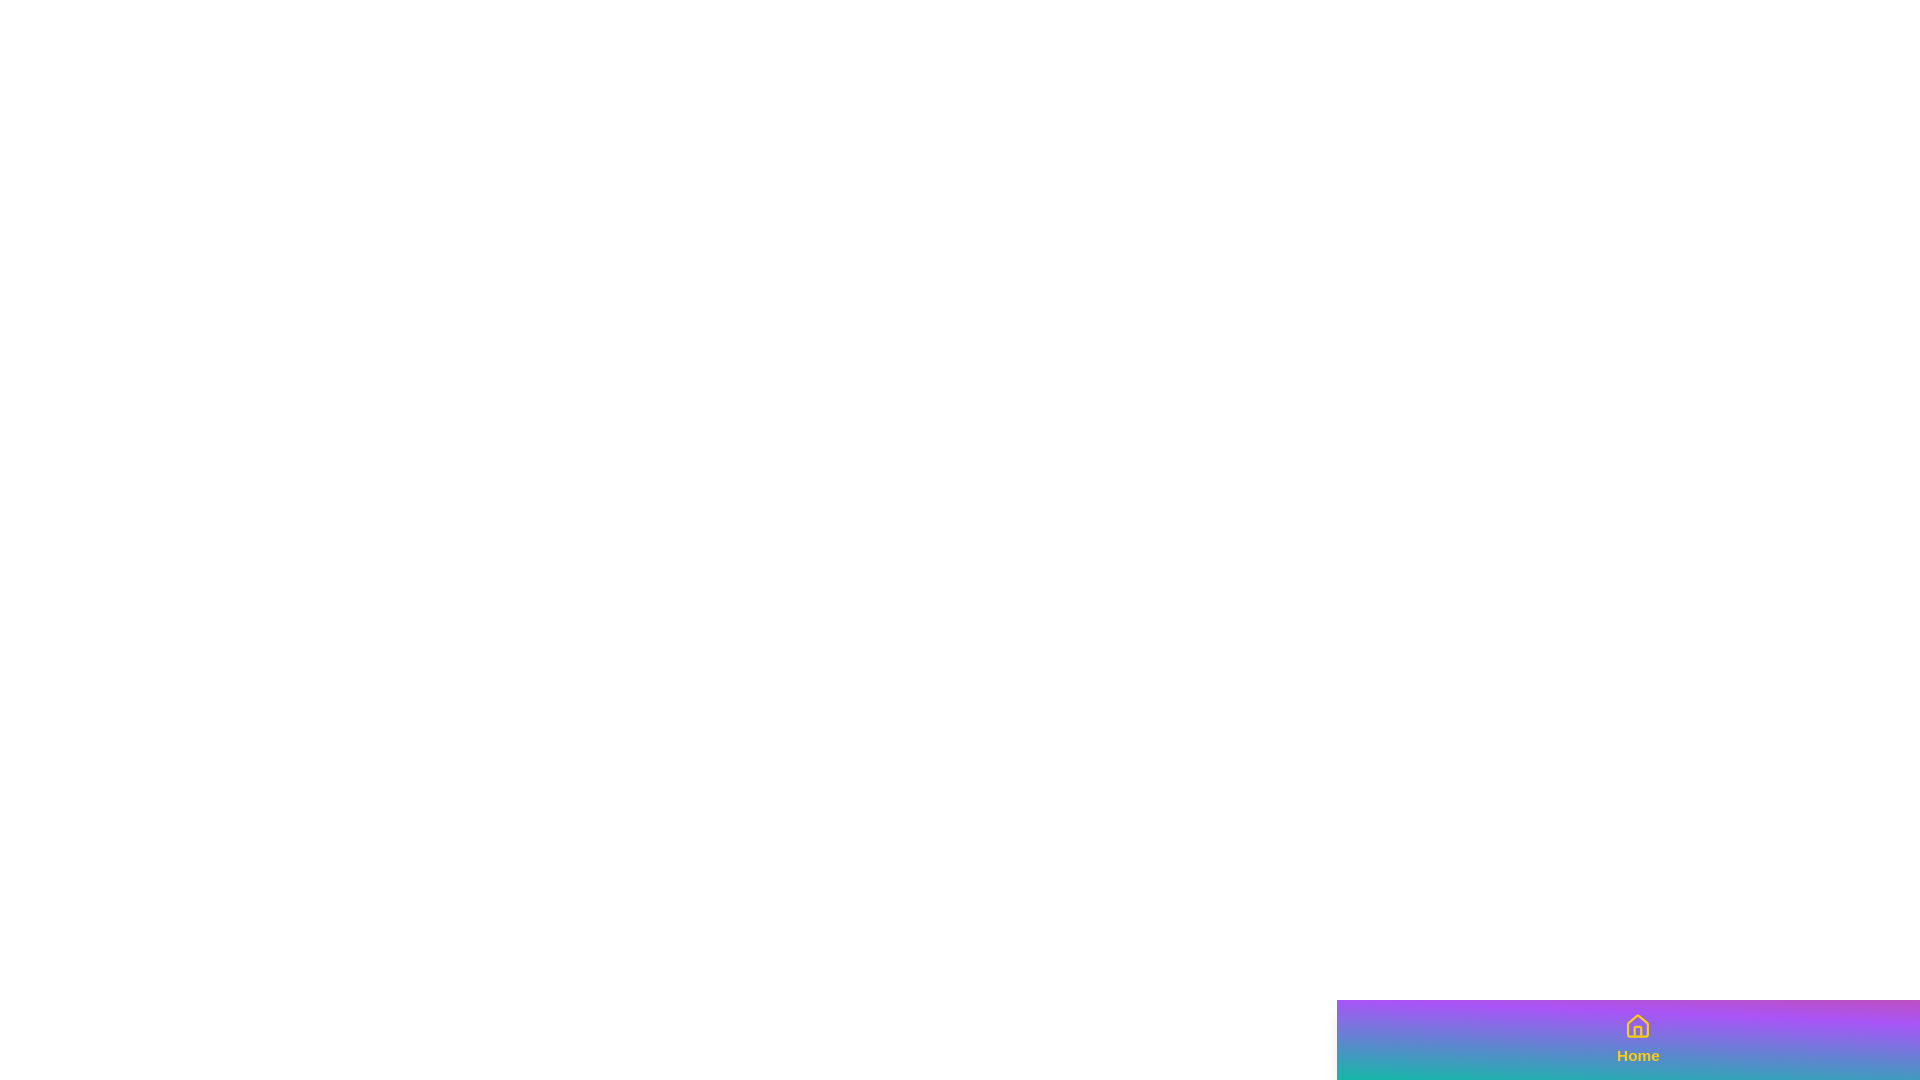 This screenshot has width=1920, height=1080. I want to click on the button labeled Home to observe its animation, so click(1638, 1039).